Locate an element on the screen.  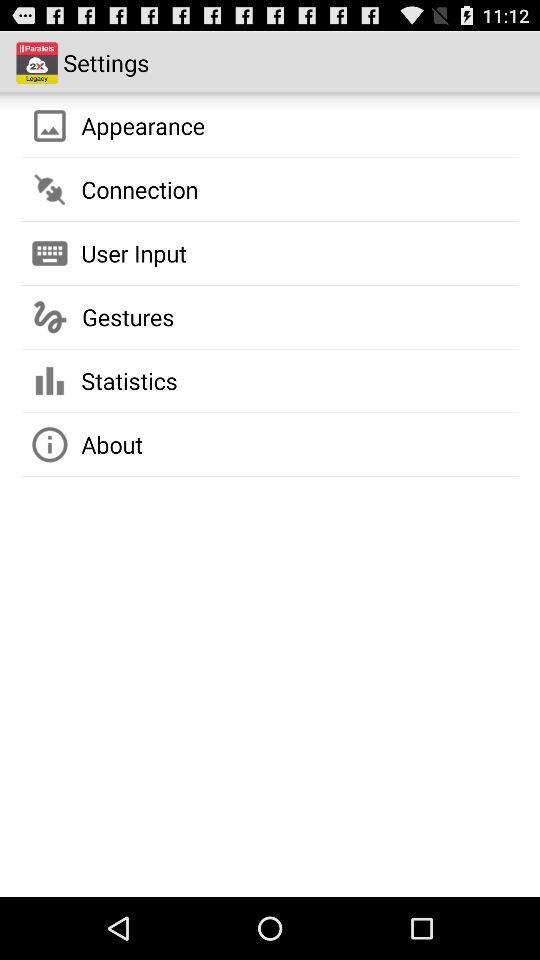
the statistics item is located at coordinates (129, 379).